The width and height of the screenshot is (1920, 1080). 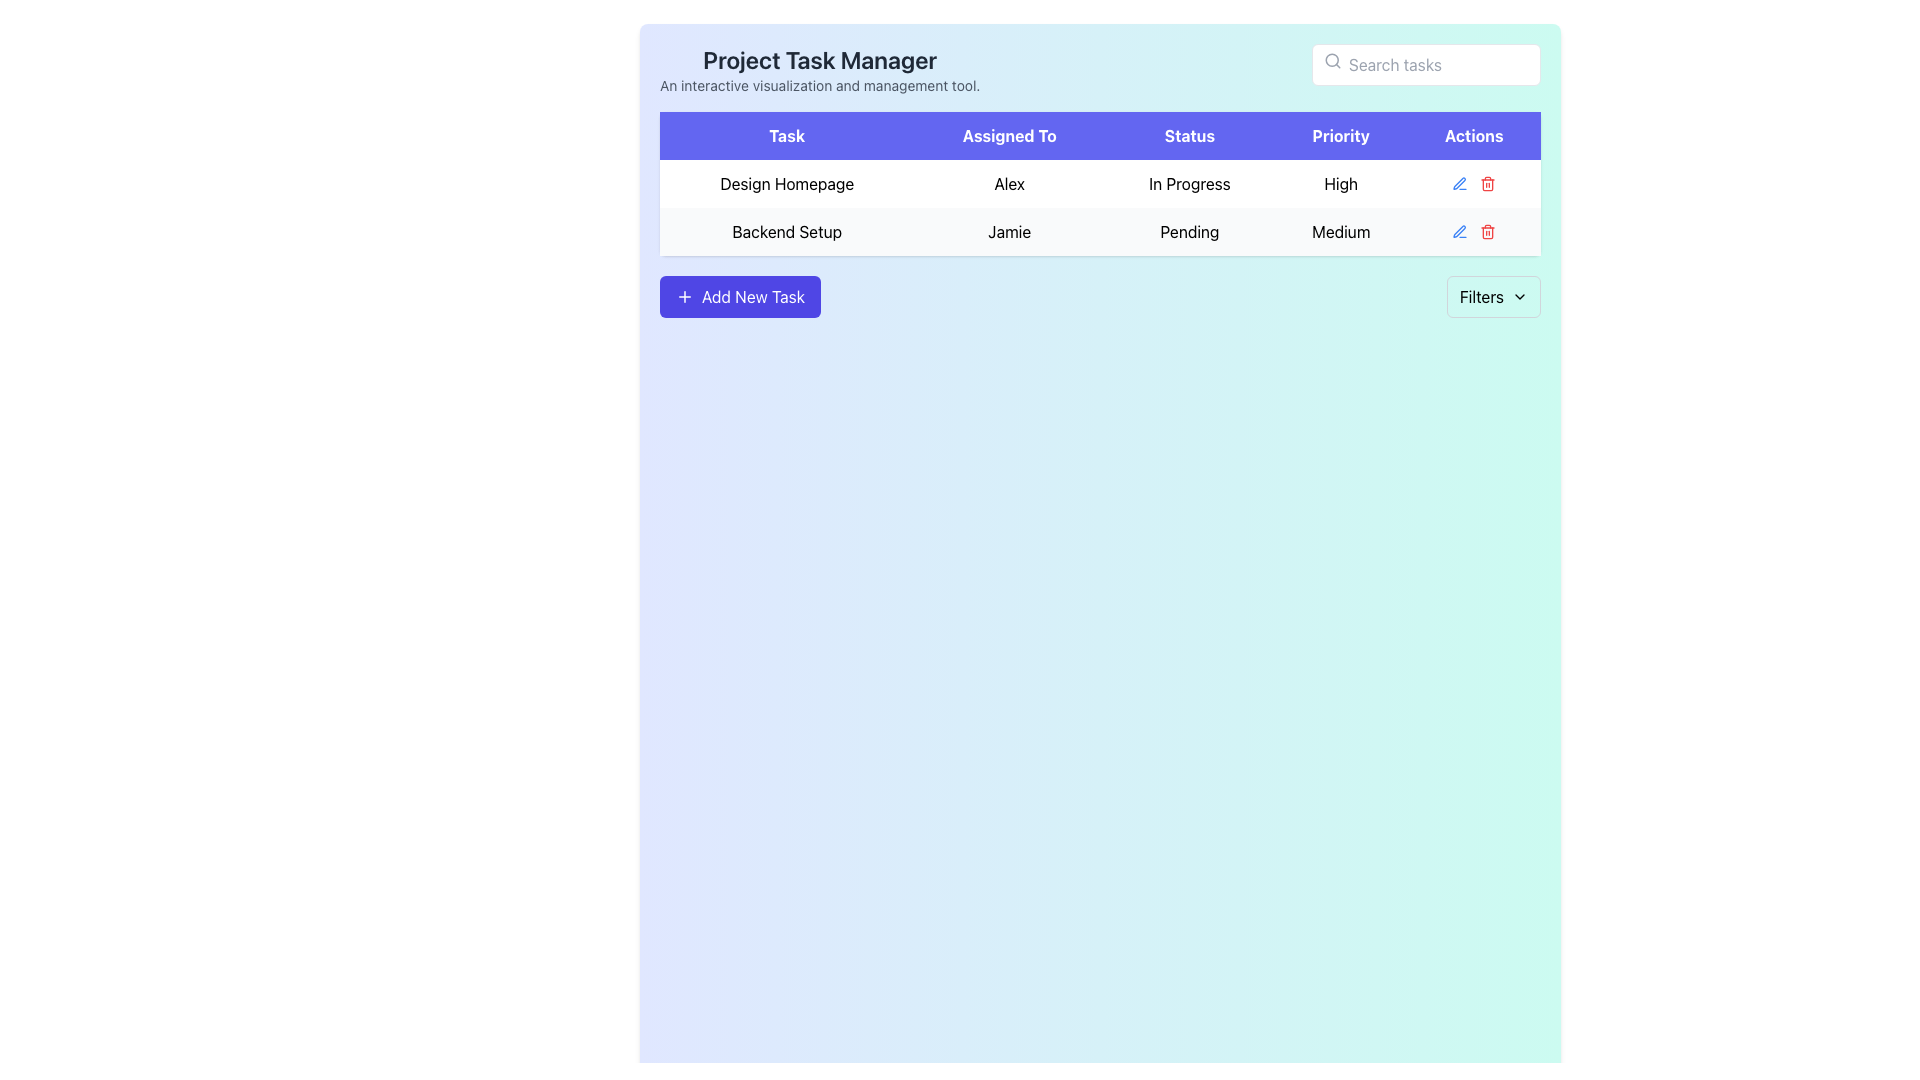 What do you see at coordinates (1009, 230) in the screenshot?
I see `the text label identifying the individual assigned to the 'Backend Setup' task in the 'Assigned To' column of the second row in the 'Project Task Manager' table` at bounding box center [1009, 230].